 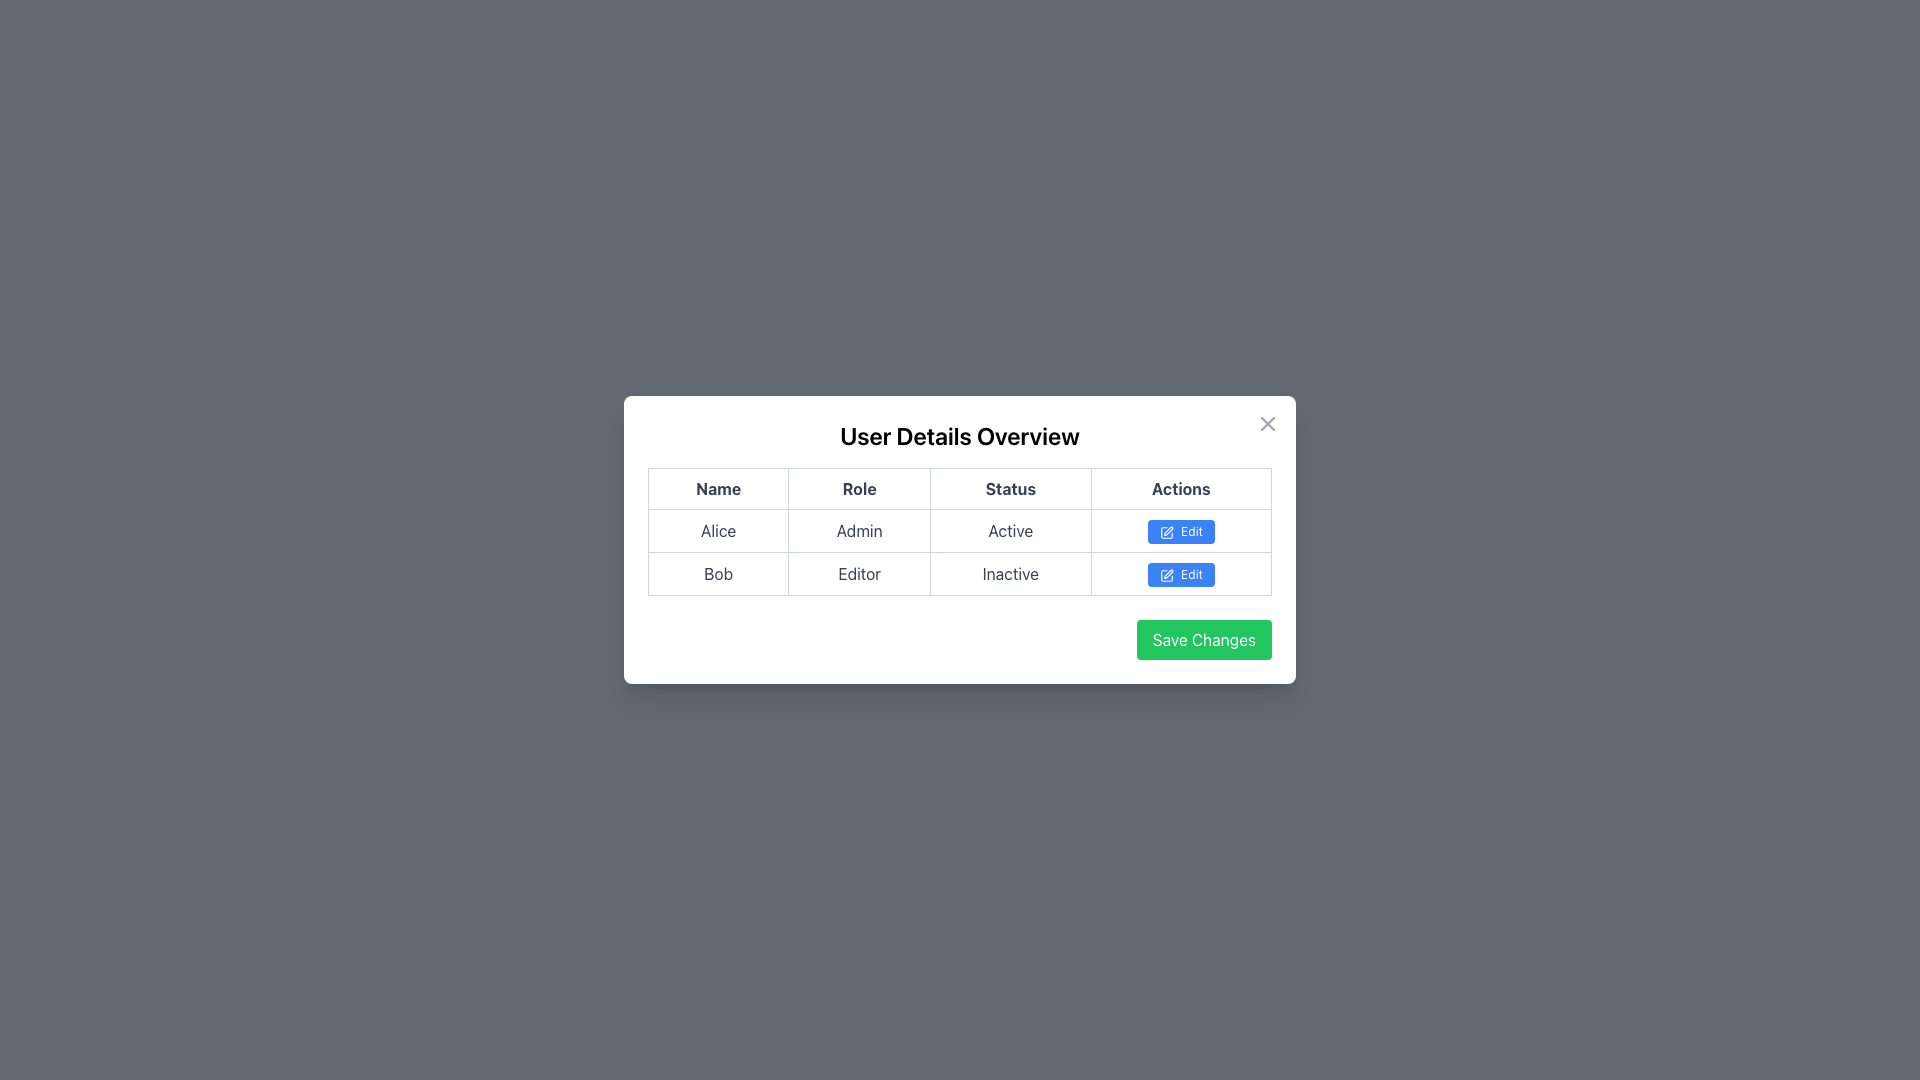 What do you see at coordinates (1180, 530) in the screenshot?
I see `the edit button located in the 'Actions' column of the 'User Details Overview' section for the 'Alice' user entry` at bounding box center [1180, 530].